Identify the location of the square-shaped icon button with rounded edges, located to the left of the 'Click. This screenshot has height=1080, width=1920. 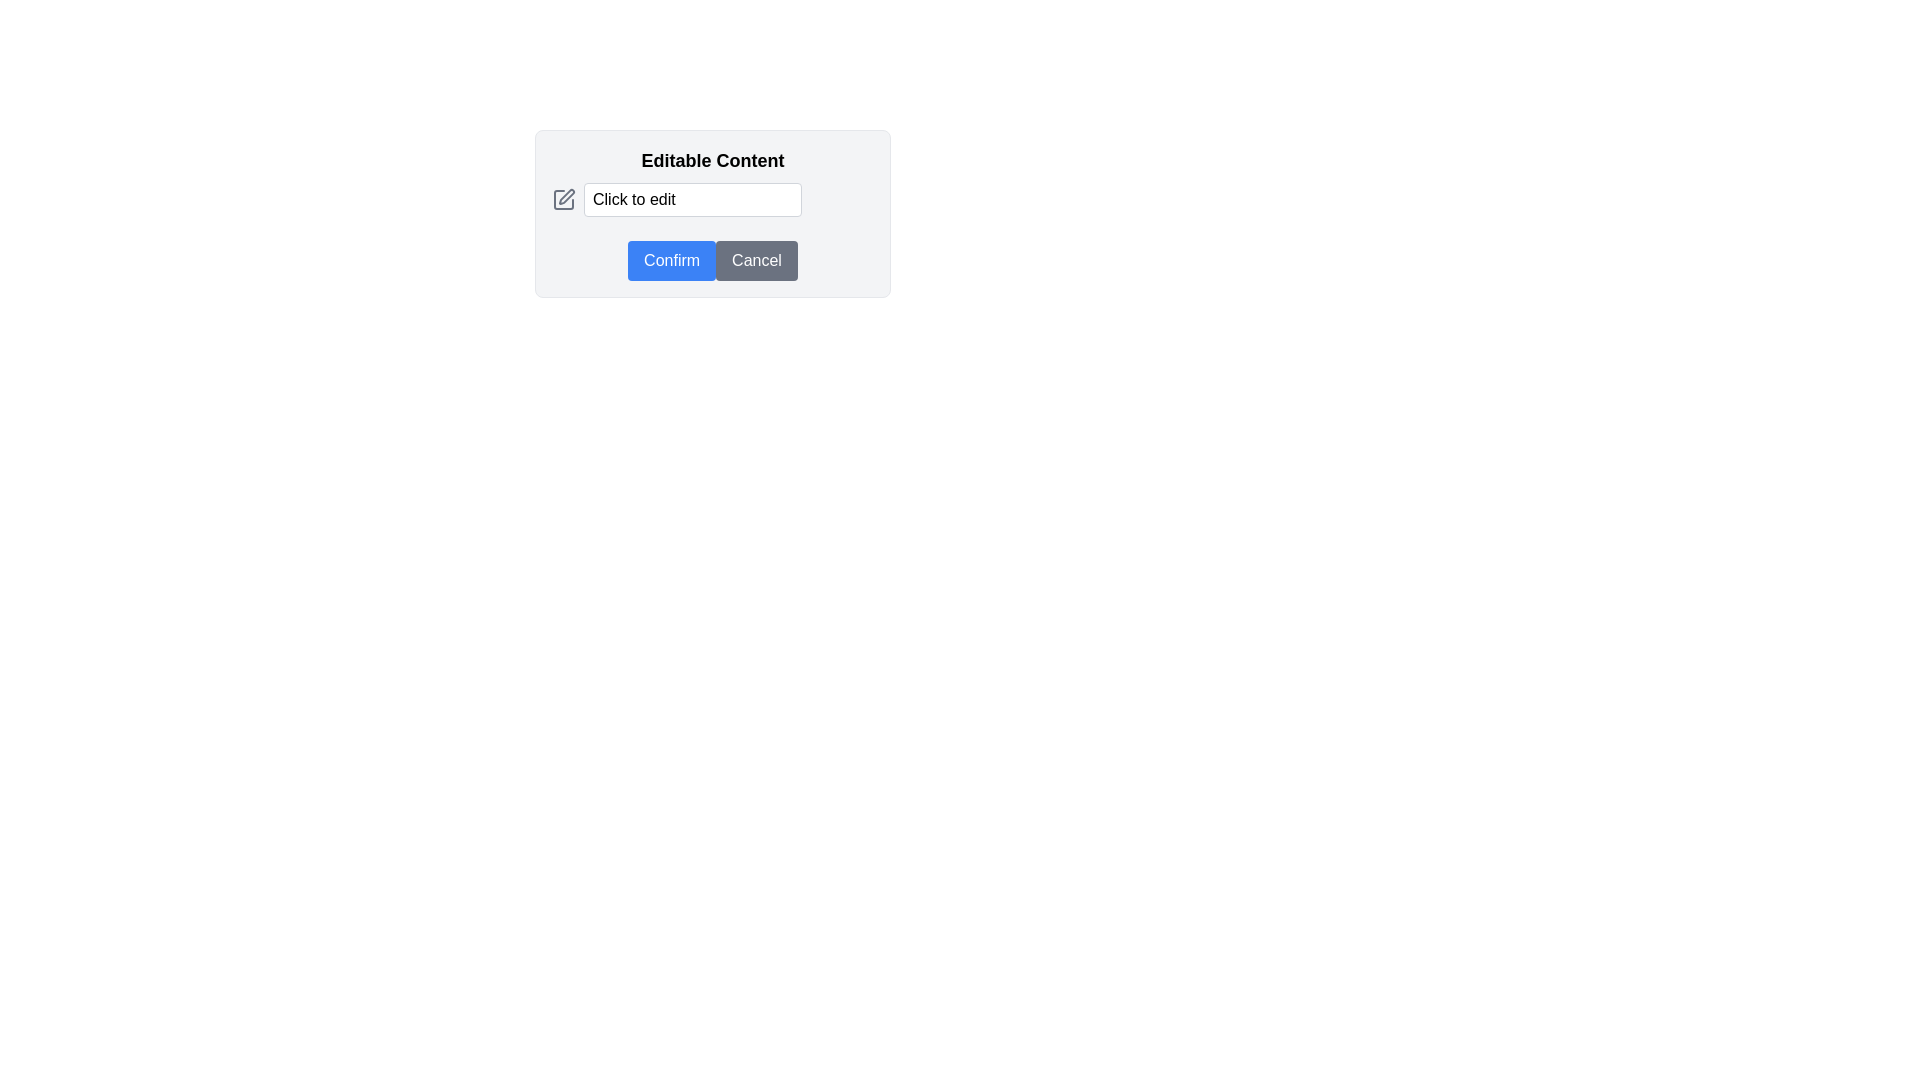
(563, 200).